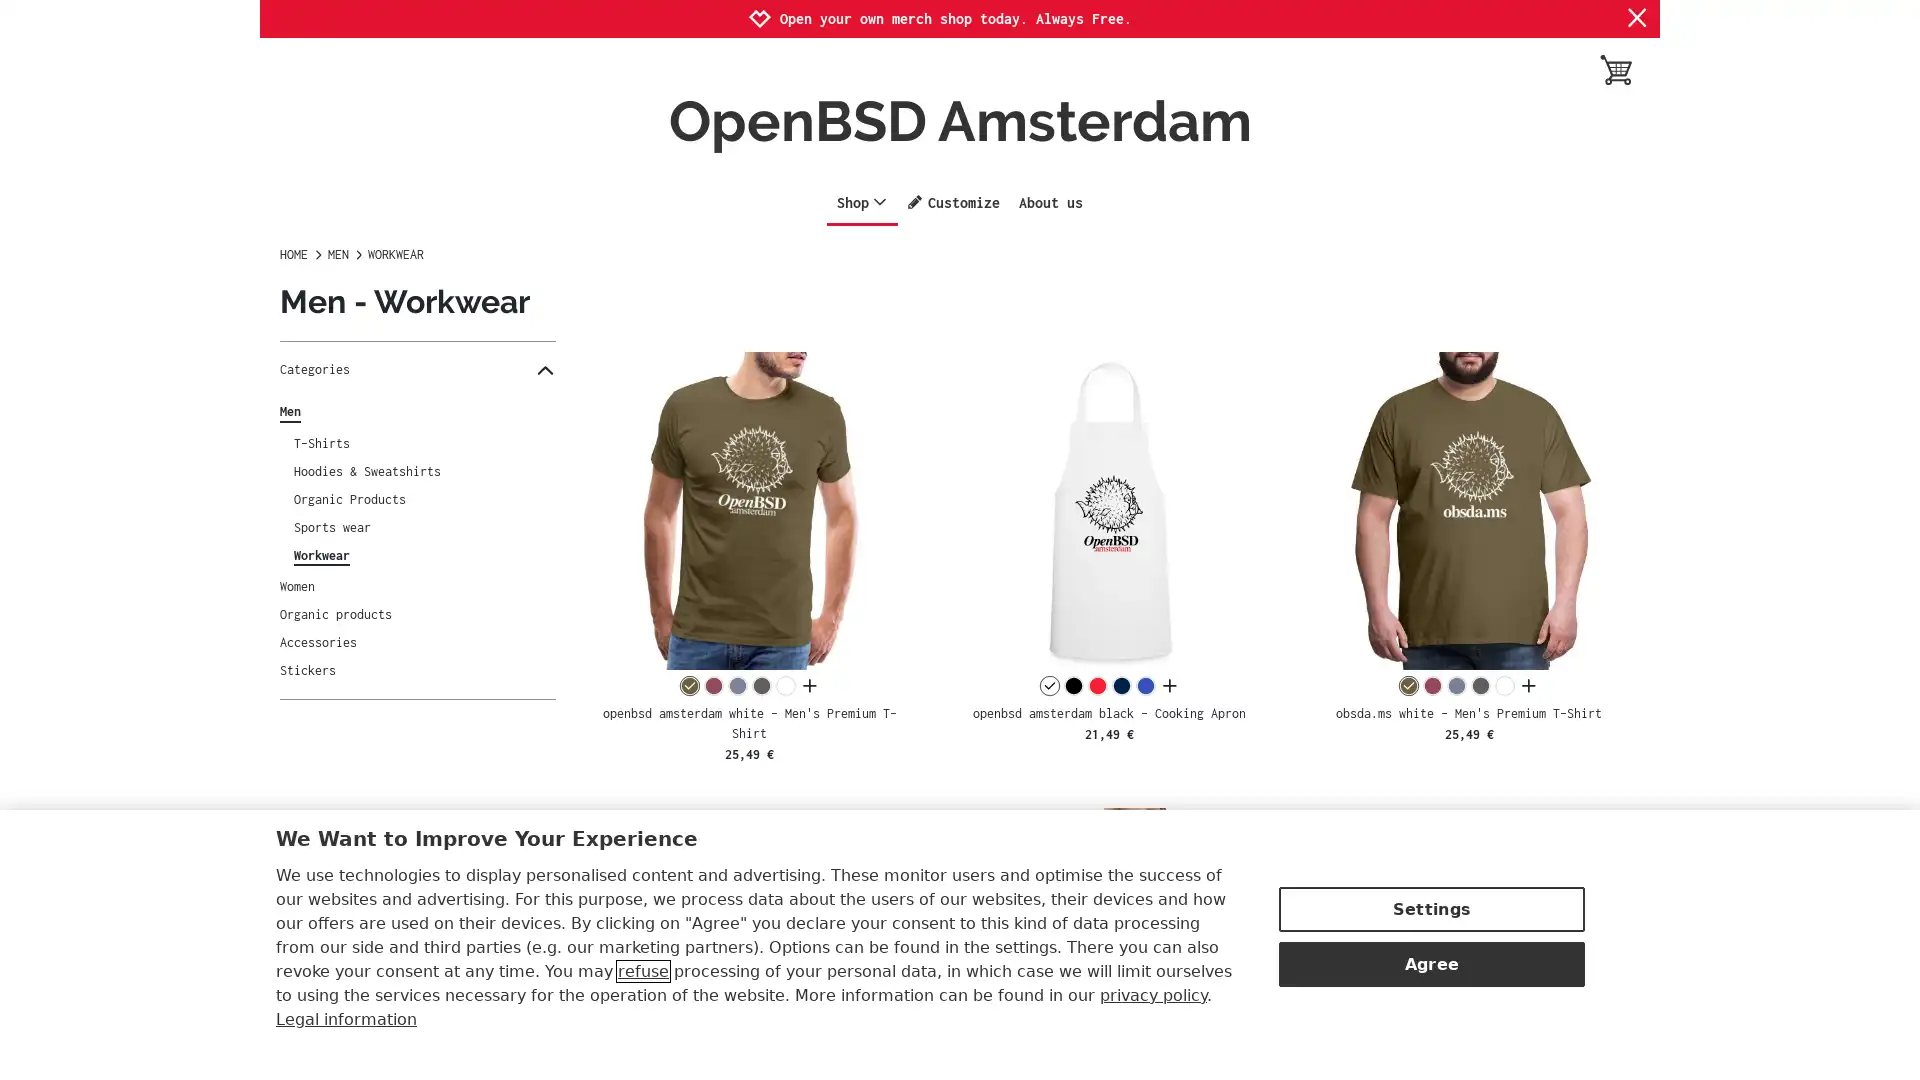 Image resolution: width=1920 pixels, height=1080 pixels. Describe the element at coordinates (1505, 685) in the screenshot. I see `white` at that location.